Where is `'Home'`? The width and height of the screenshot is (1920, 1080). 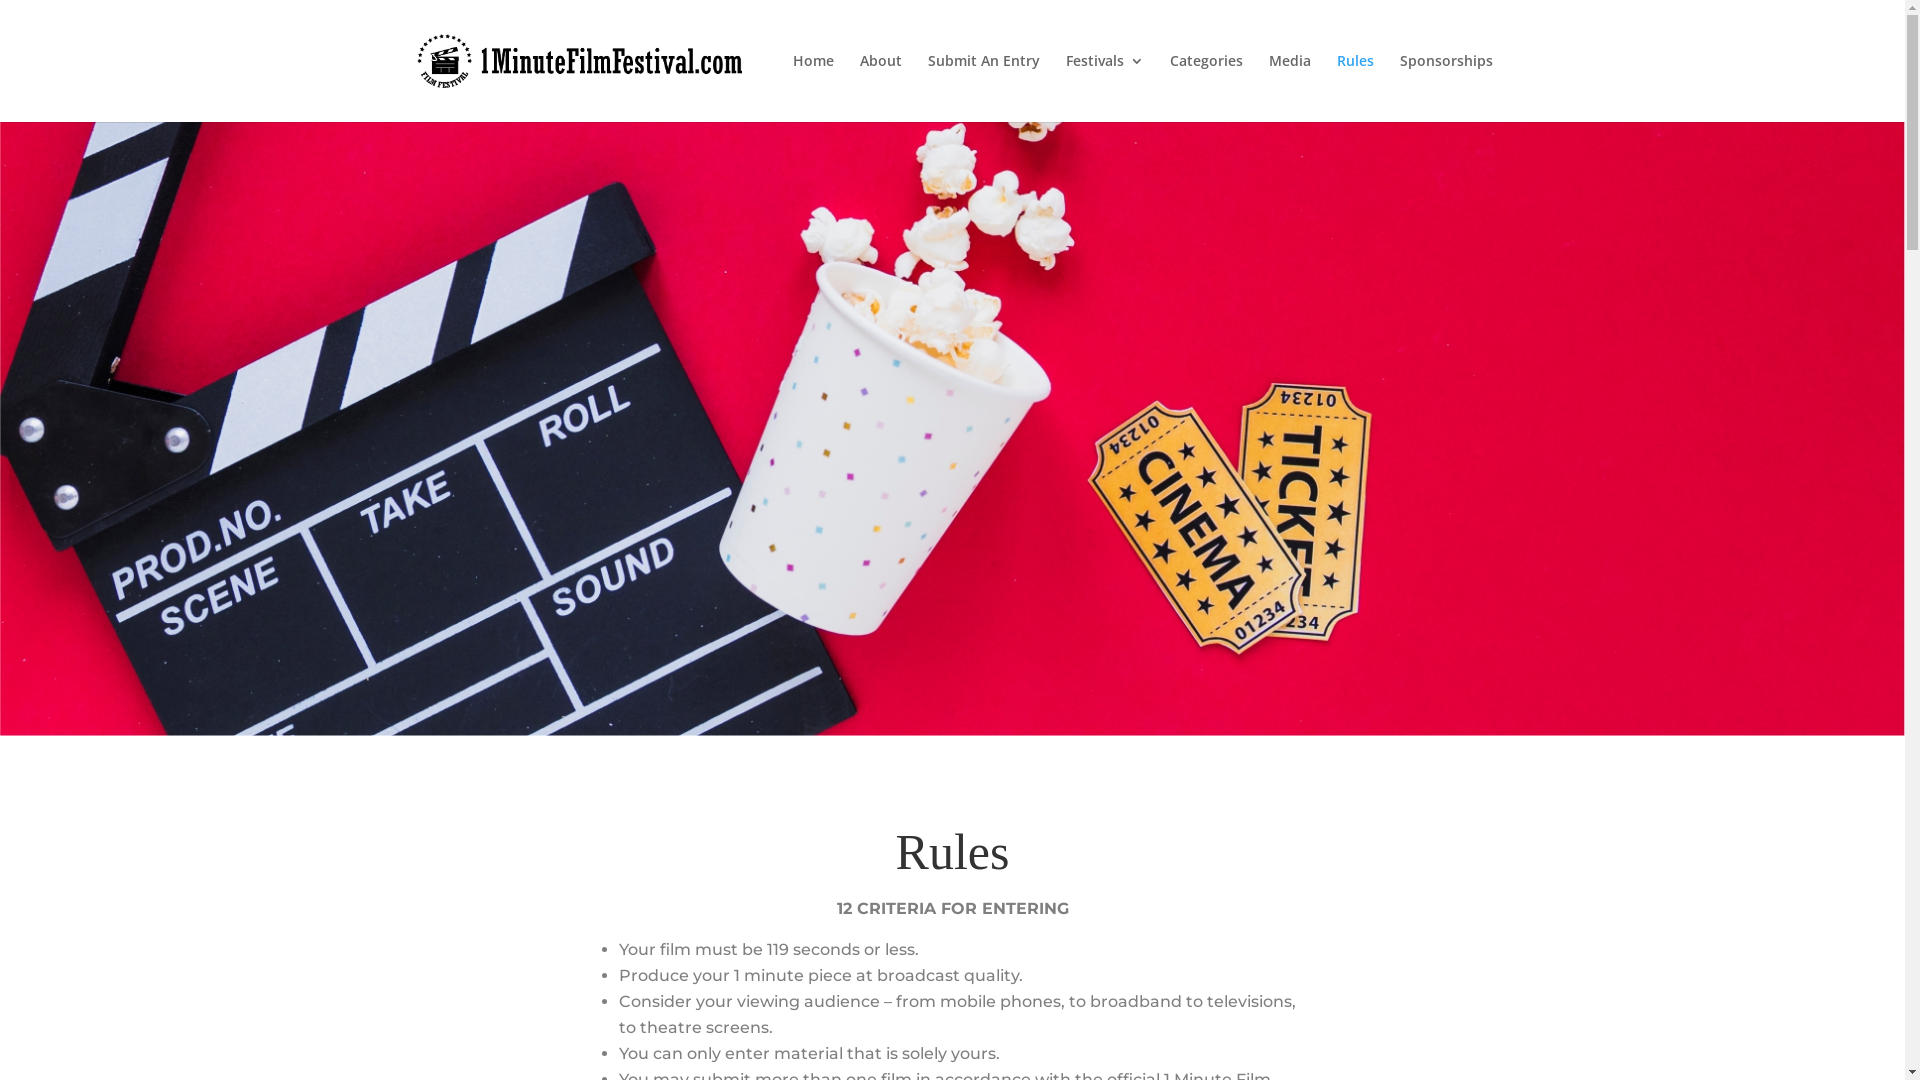
'Home' is located at coordinates (812, 87).